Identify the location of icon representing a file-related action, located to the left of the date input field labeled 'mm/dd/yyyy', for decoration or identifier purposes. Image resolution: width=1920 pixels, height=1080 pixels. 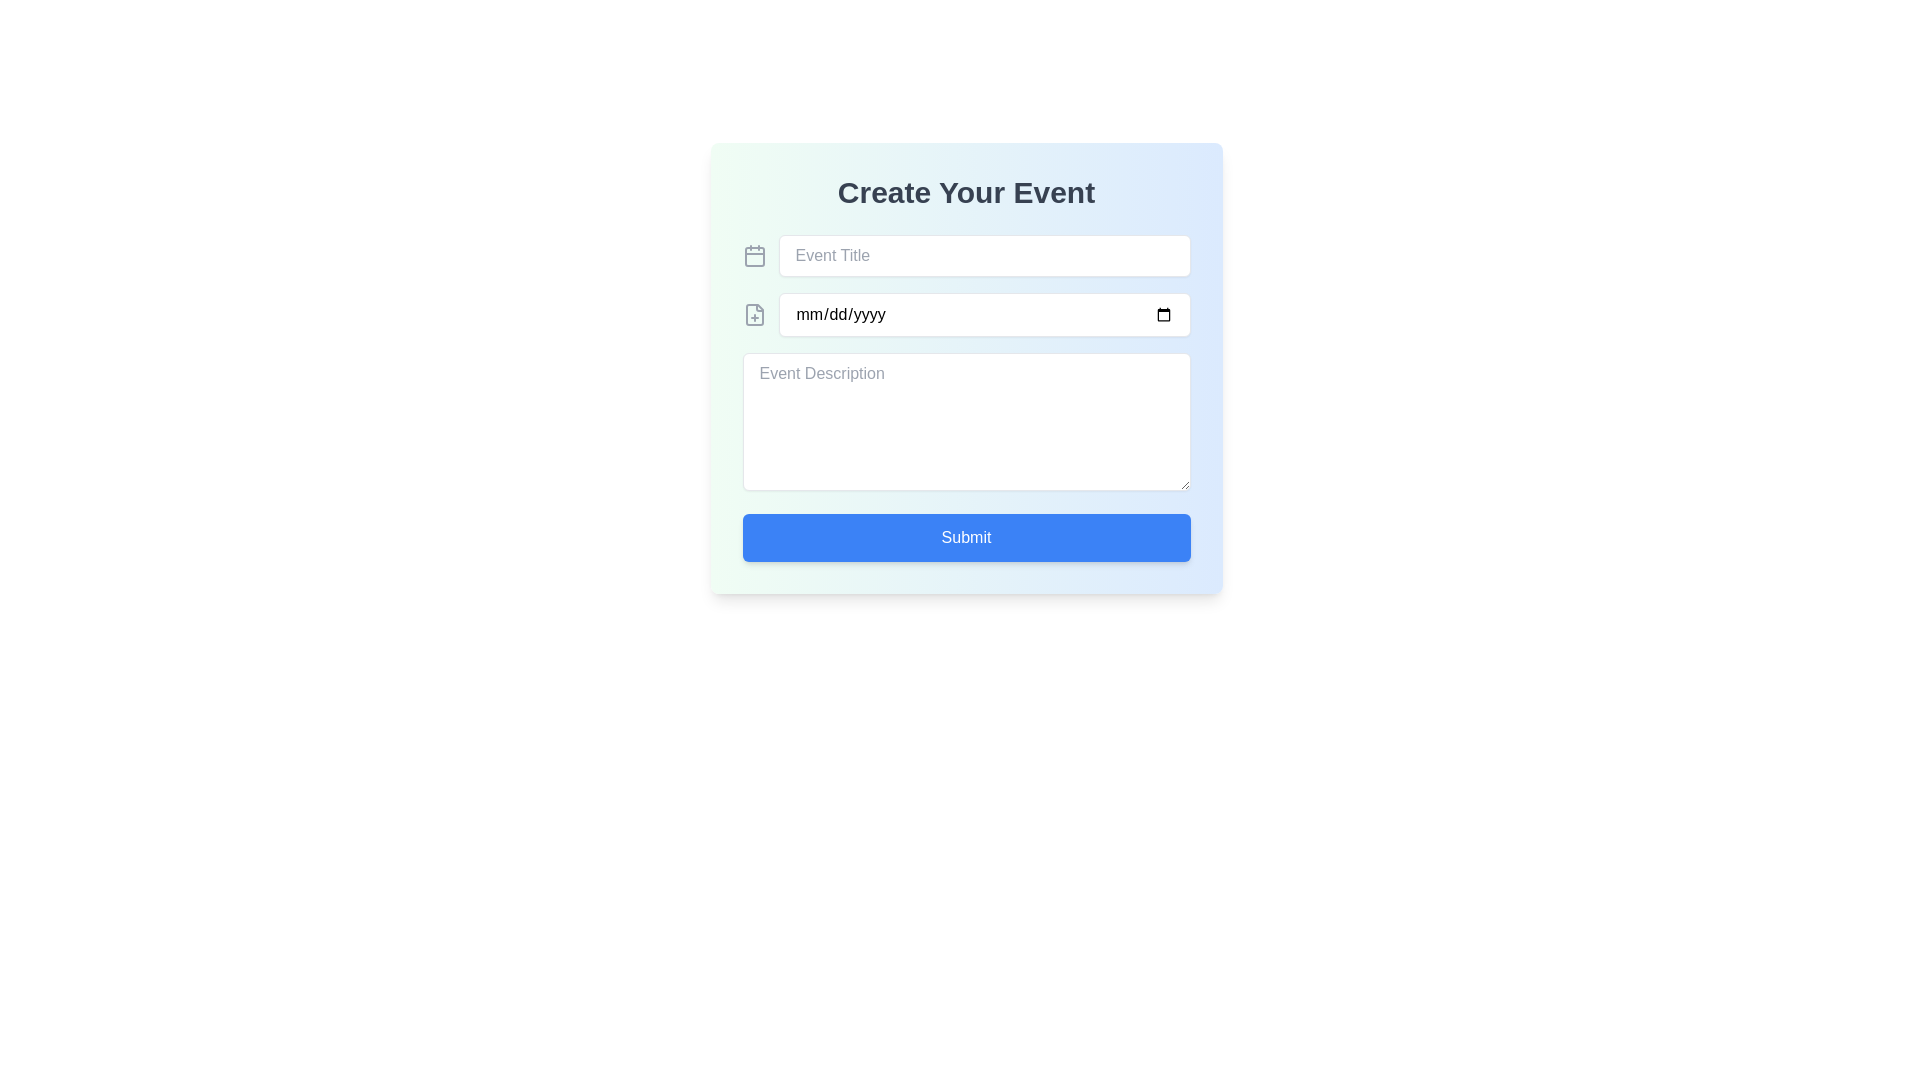
(753, 315).